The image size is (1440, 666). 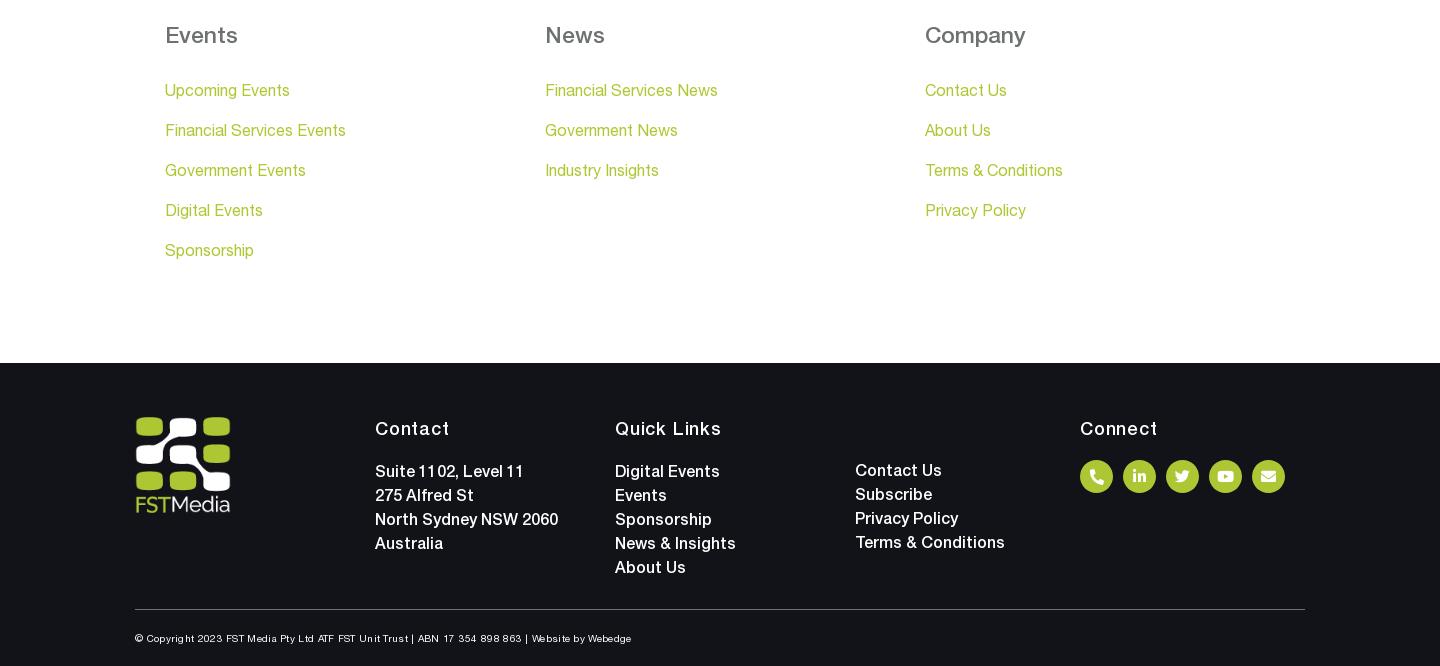 I want to click on 'Industry Insights', so click(x=545, y=169).